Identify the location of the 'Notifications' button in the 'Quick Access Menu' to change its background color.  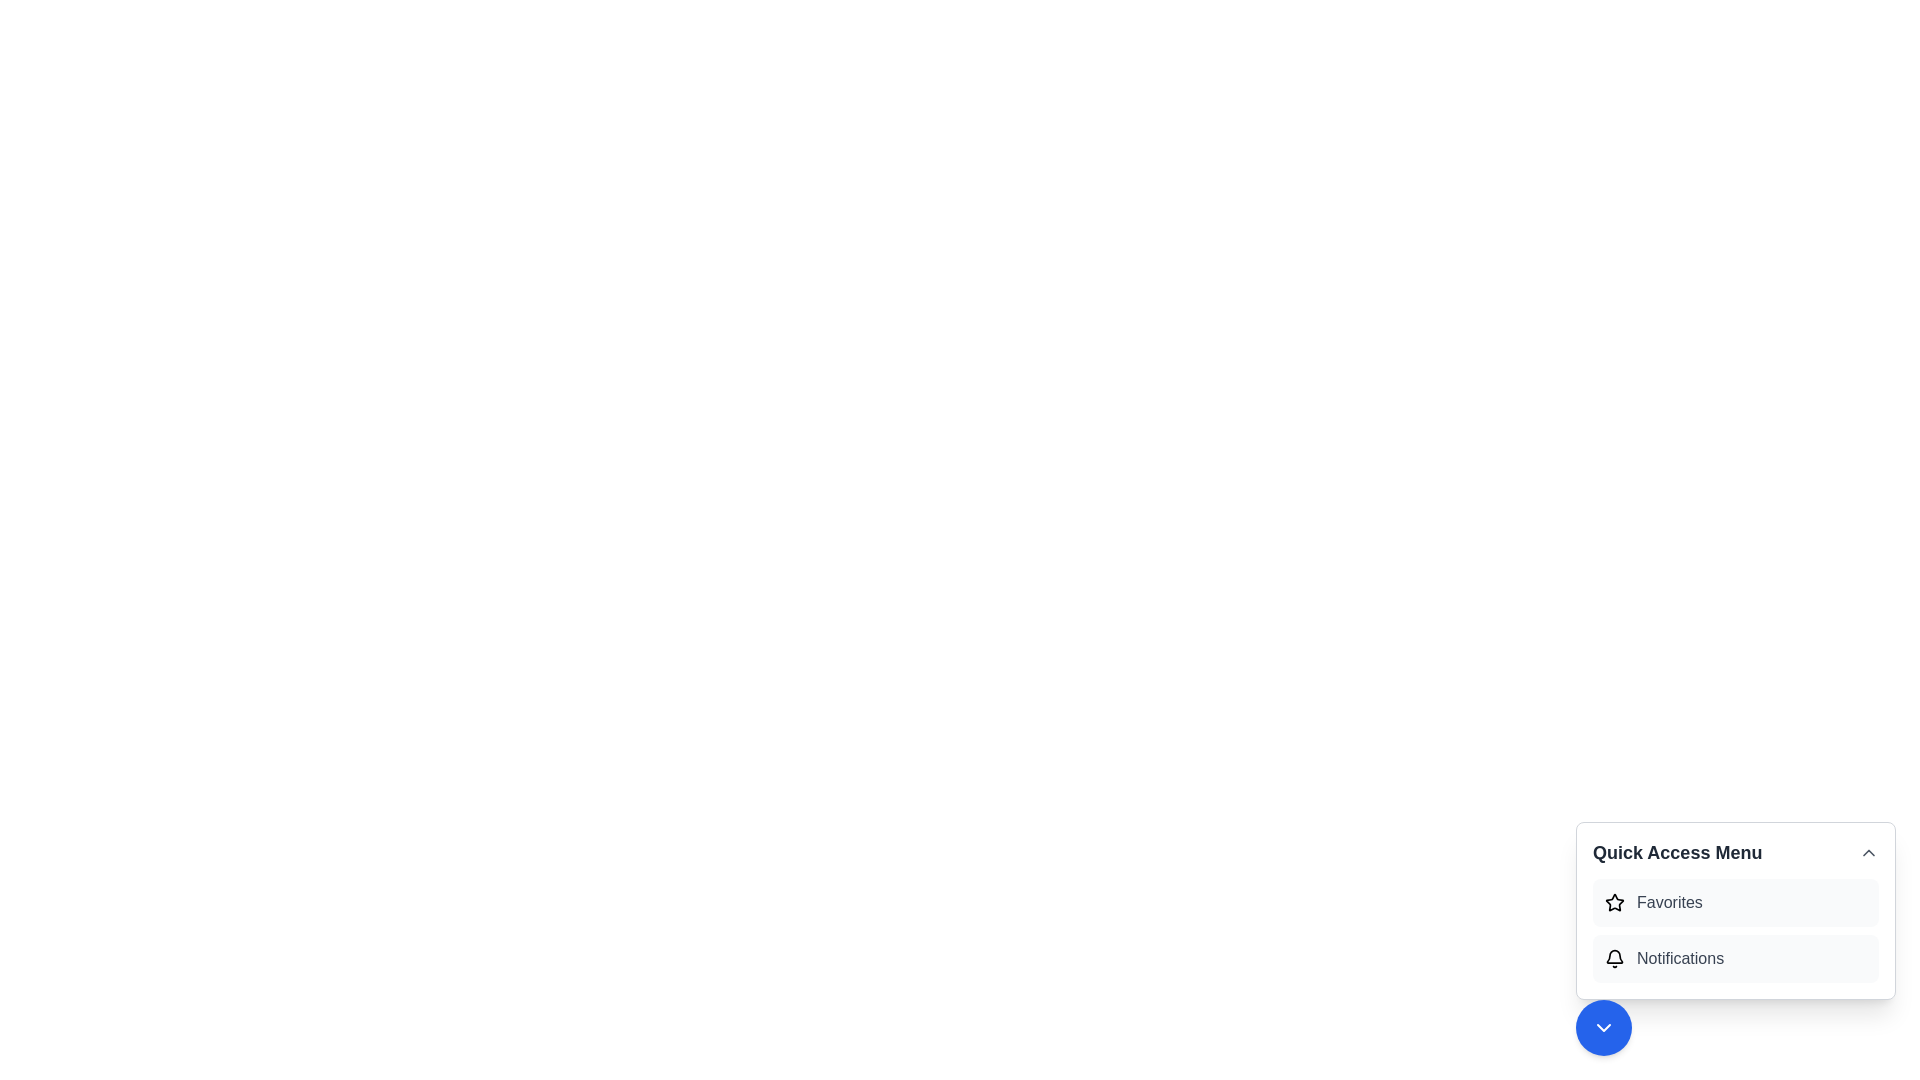
(1735, 958).